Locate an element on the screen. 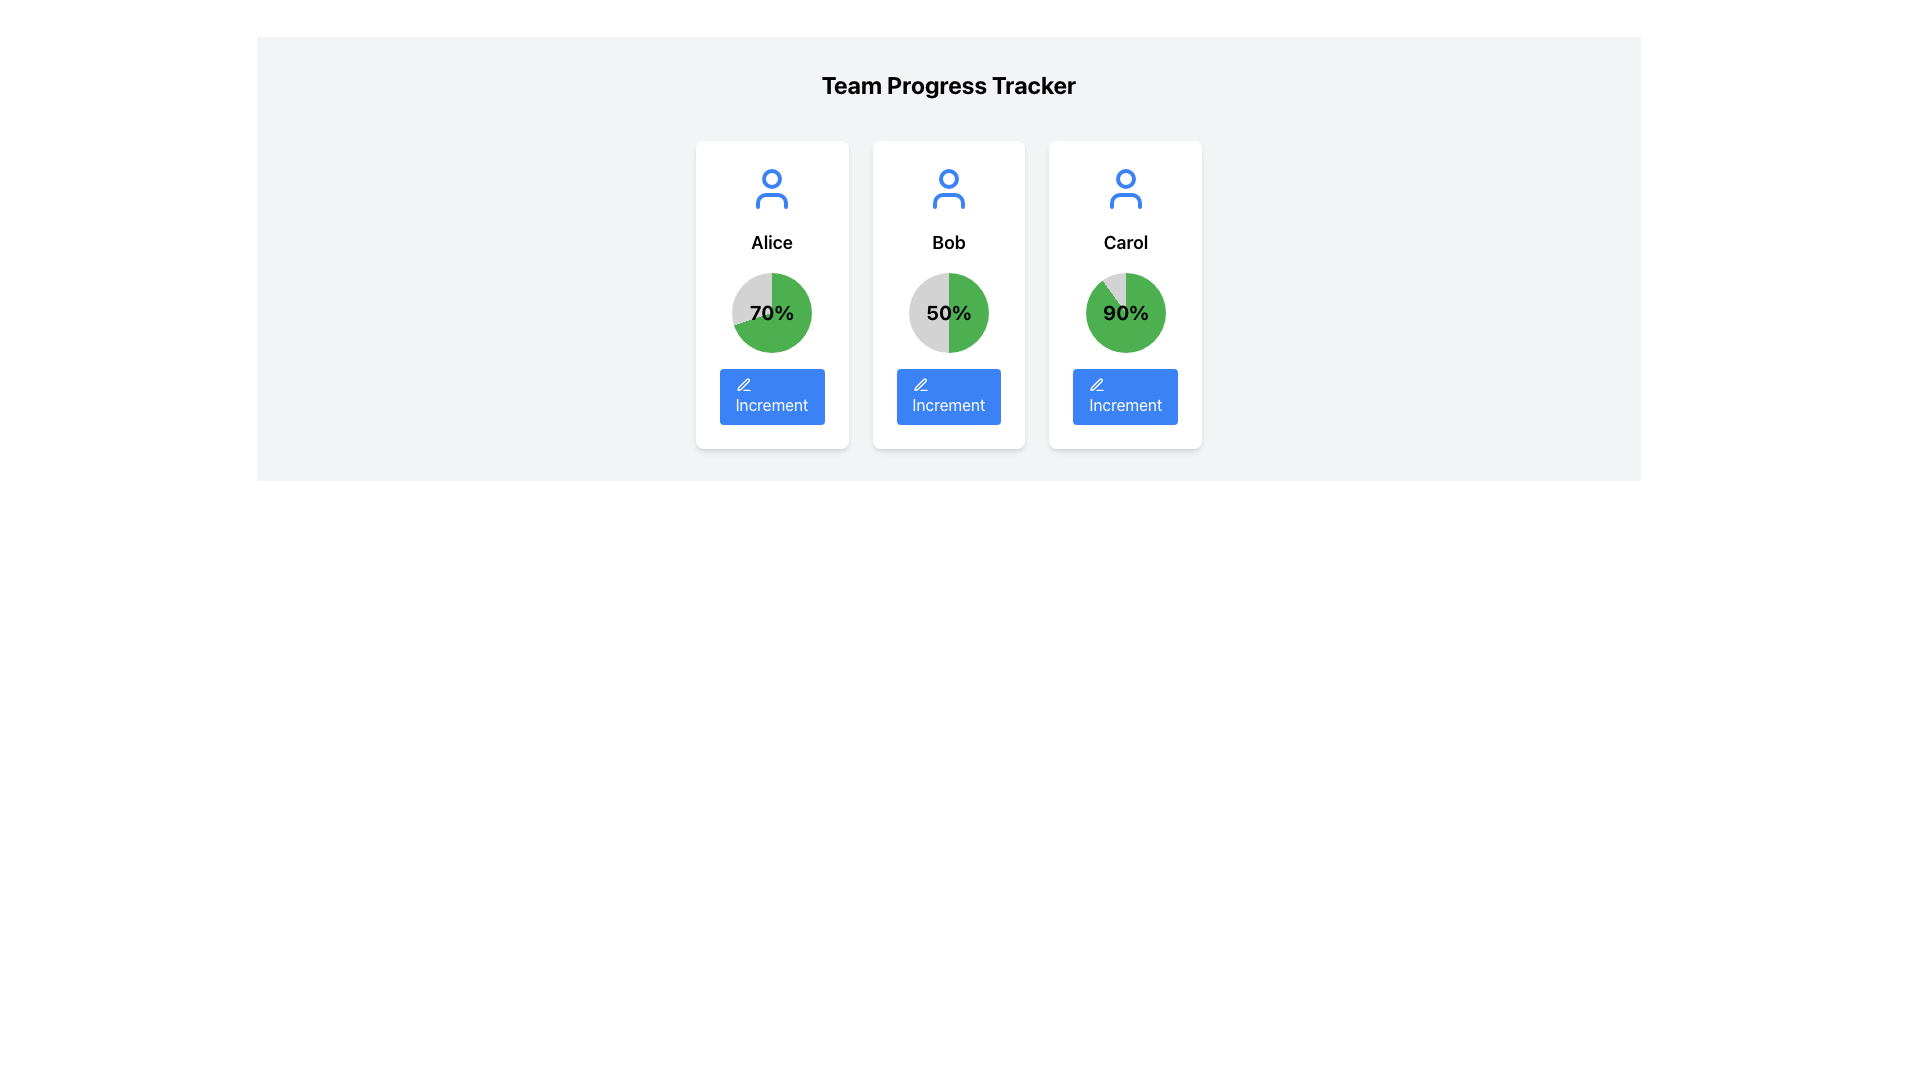 The image size is (1920, 1080). the bold '90%' text label within the circular progress indicator under the user labeled 'Carol' is located at coordinates (1125, 312).